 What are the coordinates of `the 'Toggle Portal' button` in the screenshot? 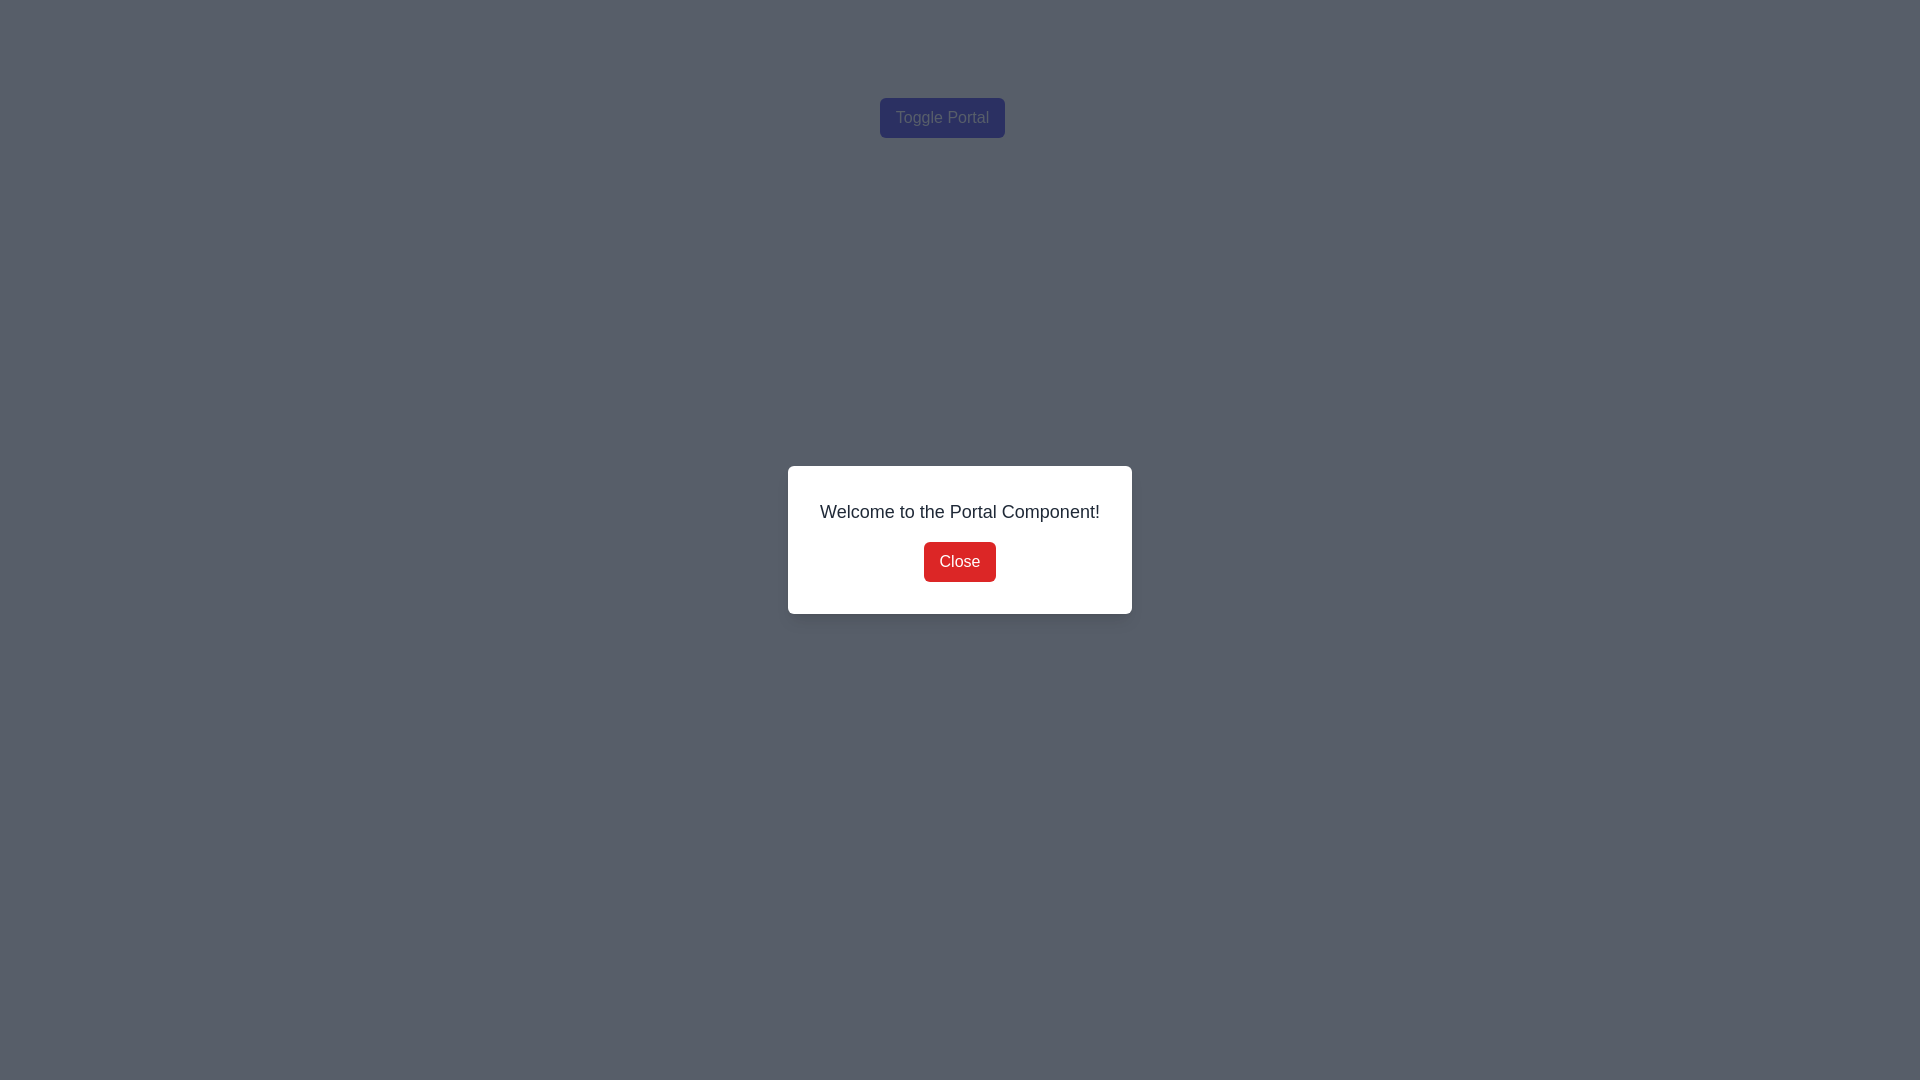 It's located at (941, 118).